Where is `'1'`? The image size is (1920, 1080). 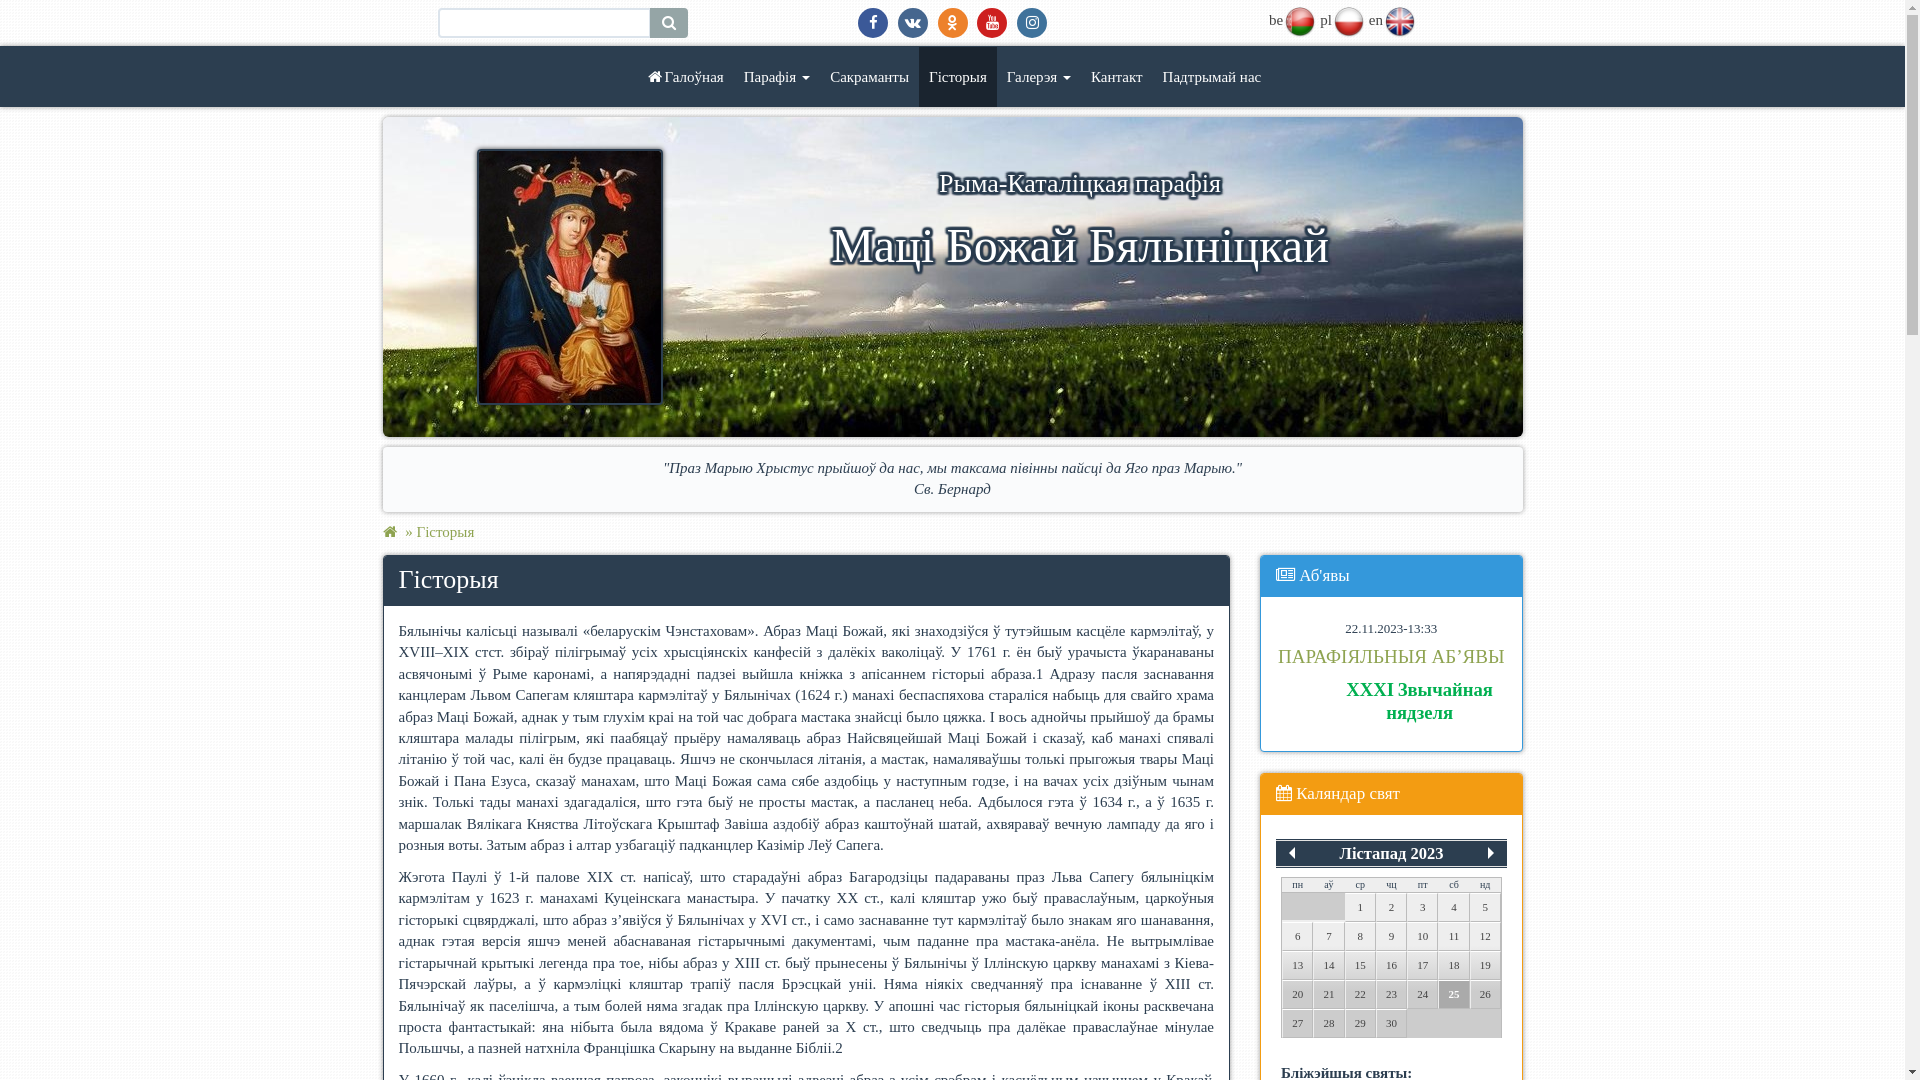 '1' is located at coordinates (1360, 907).